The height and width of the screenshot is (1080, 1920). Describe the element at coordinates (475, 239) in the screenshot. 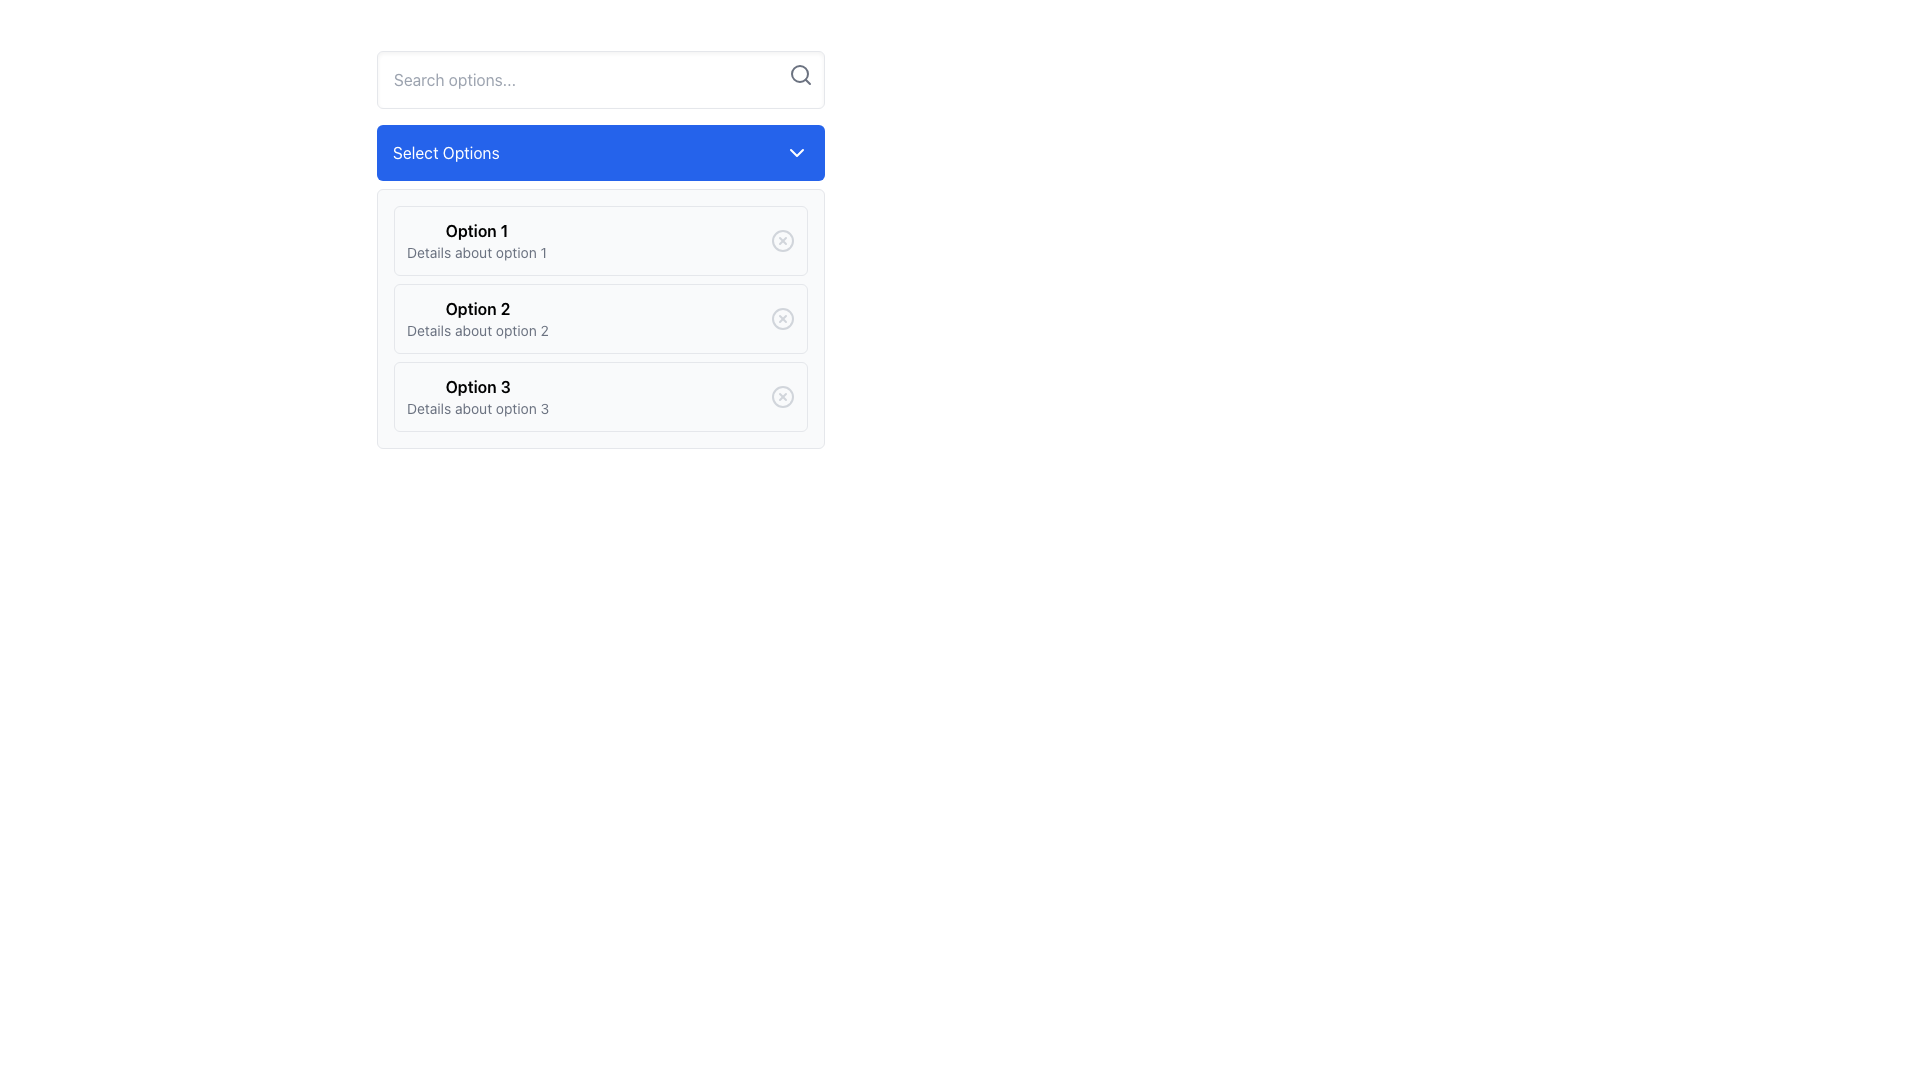

I see `the first selectable list option labeled 'Option 1'` at that location.